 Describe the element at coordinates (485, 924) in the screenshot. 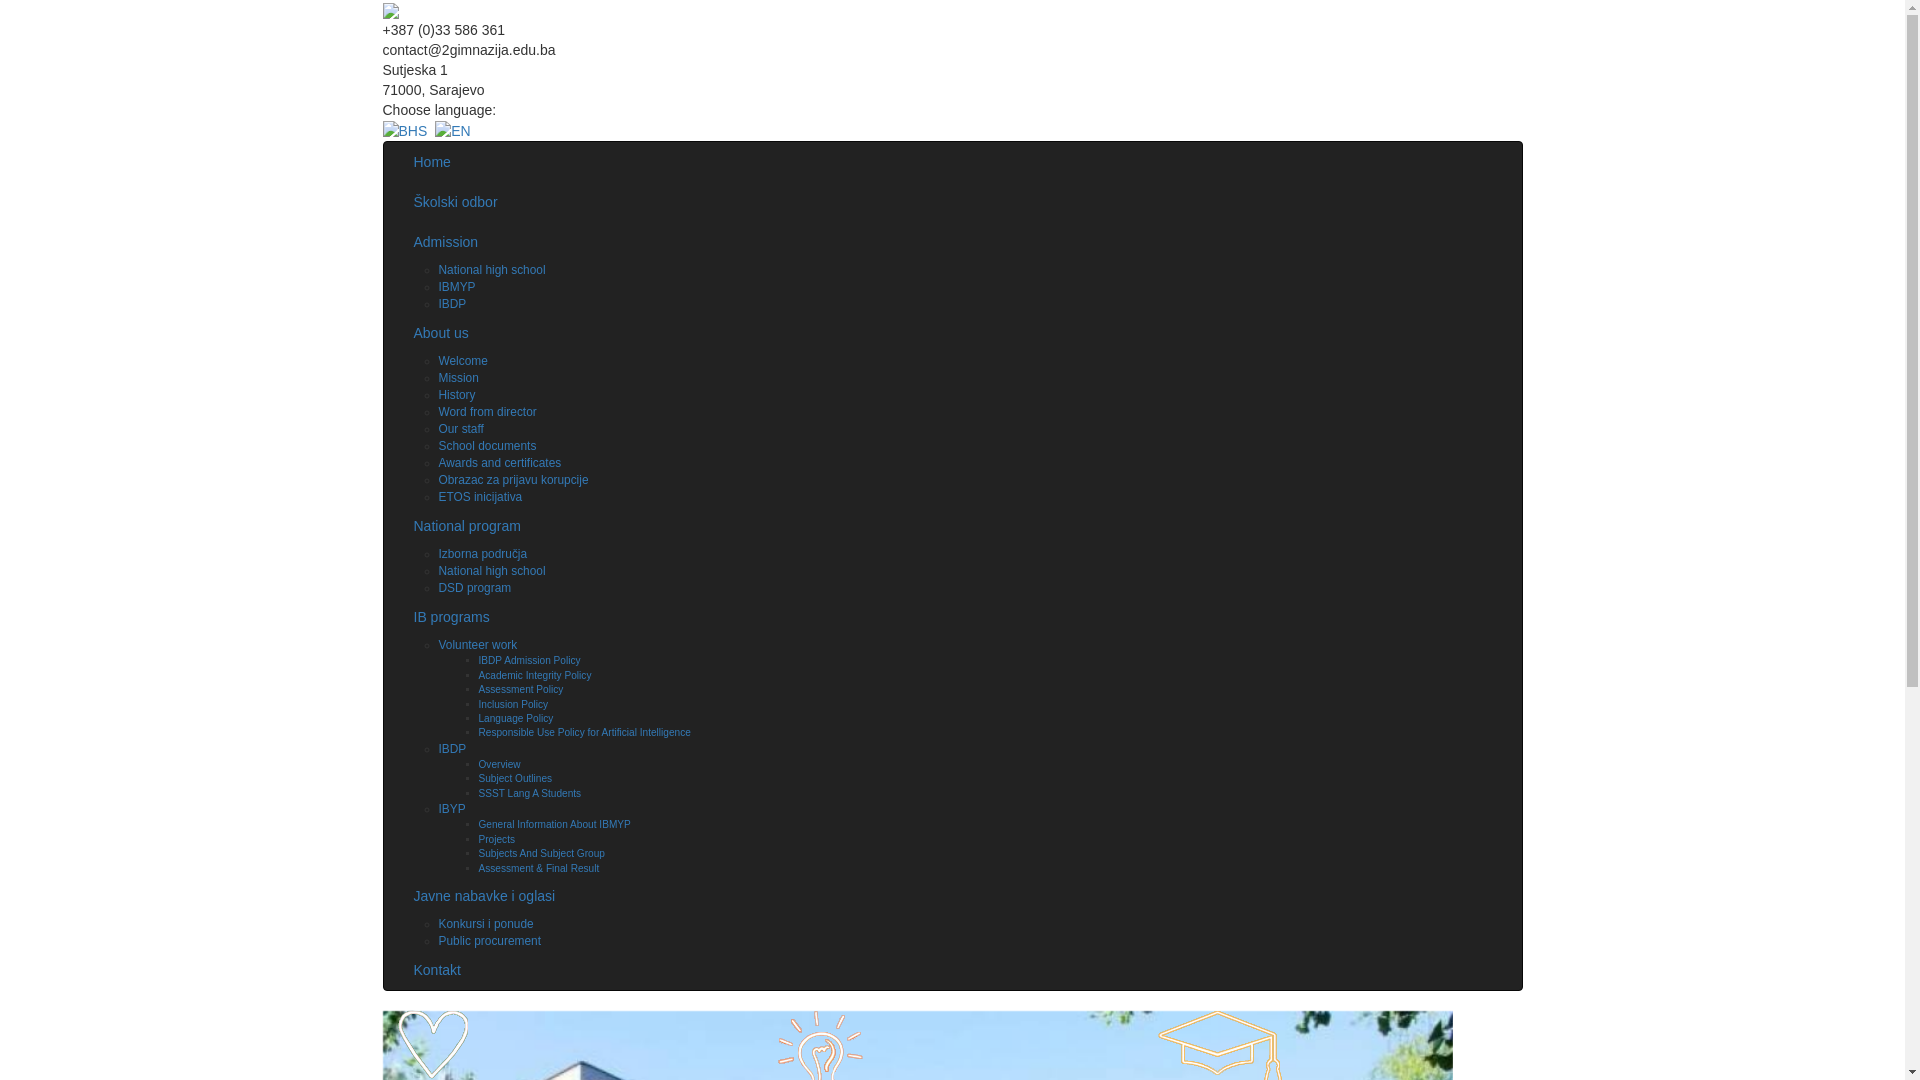

I see `'Konkursi i ponude'` at that location.